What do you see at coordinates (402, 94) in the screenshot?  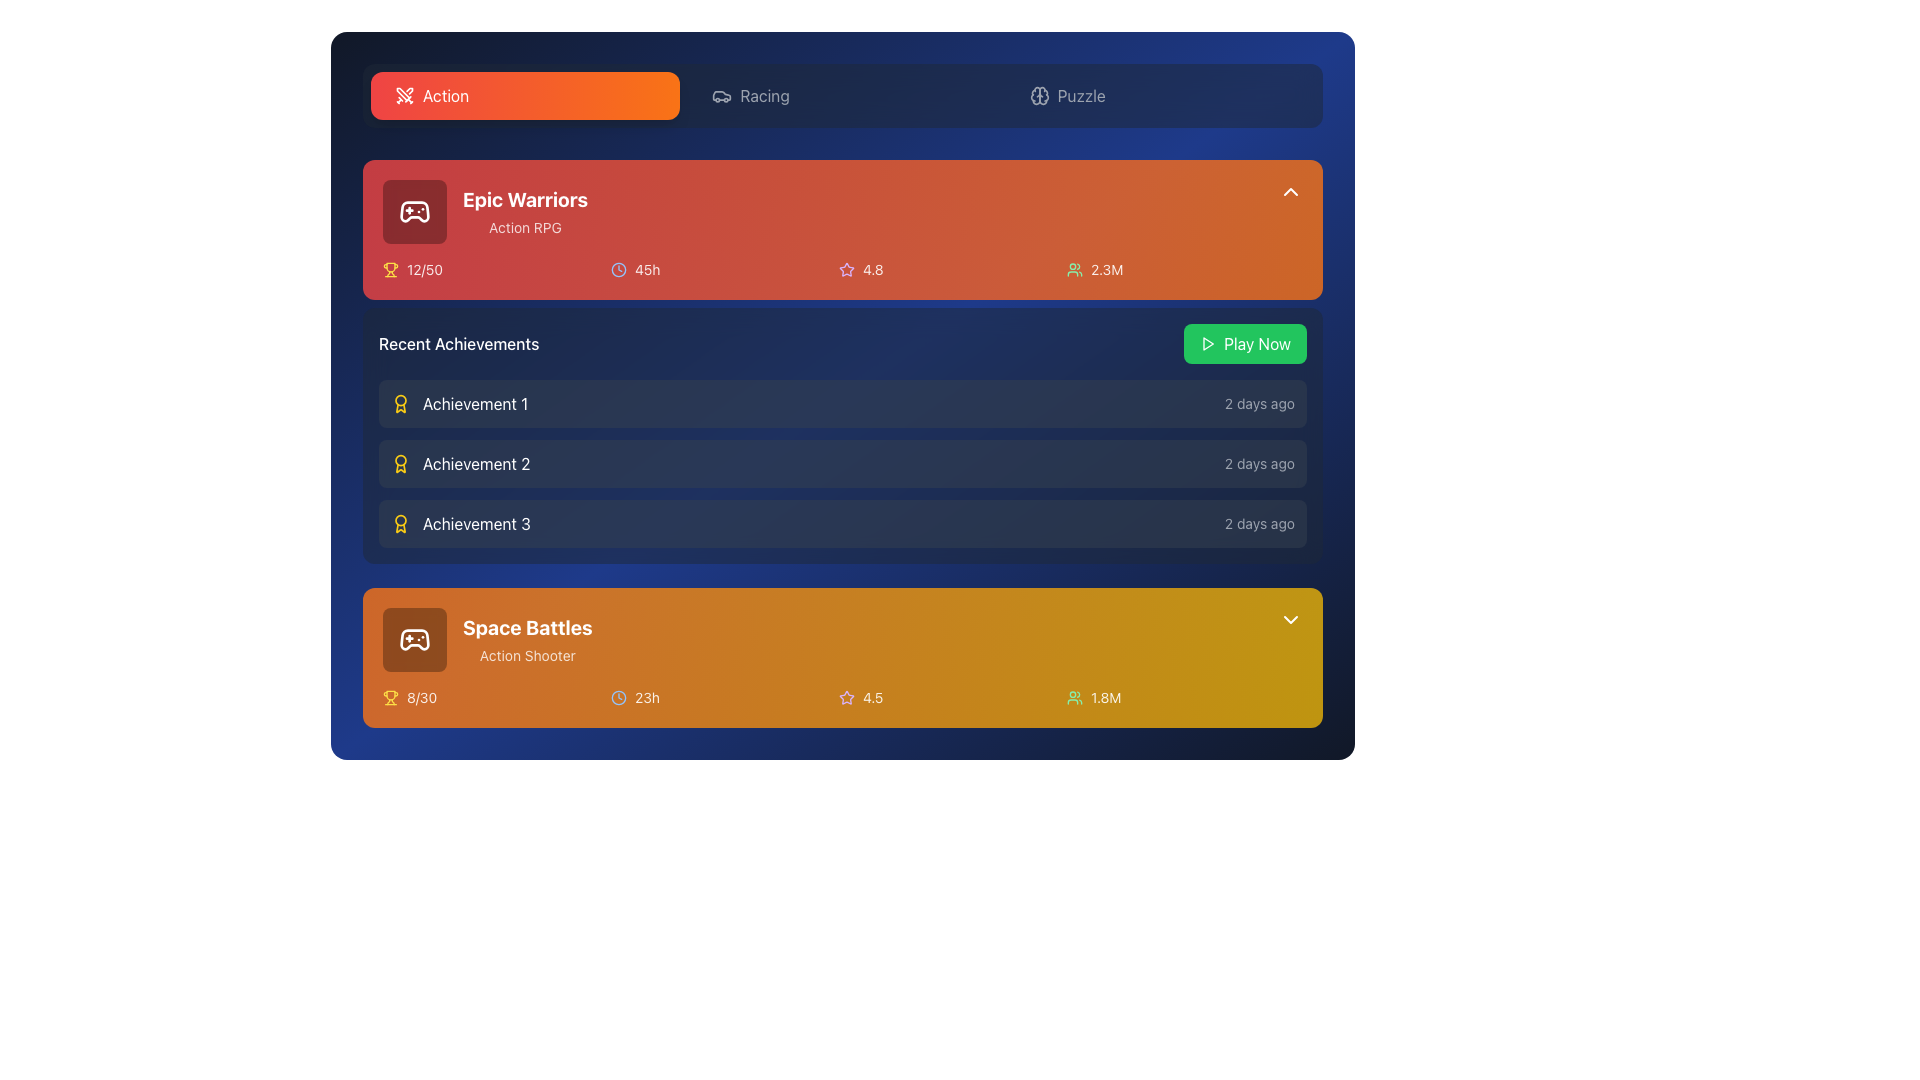 I see `the SVG graphic element representing the 'swords' icon, which is located in the top-left section of the interface above the game information cards` at bounding box center [402, 94].